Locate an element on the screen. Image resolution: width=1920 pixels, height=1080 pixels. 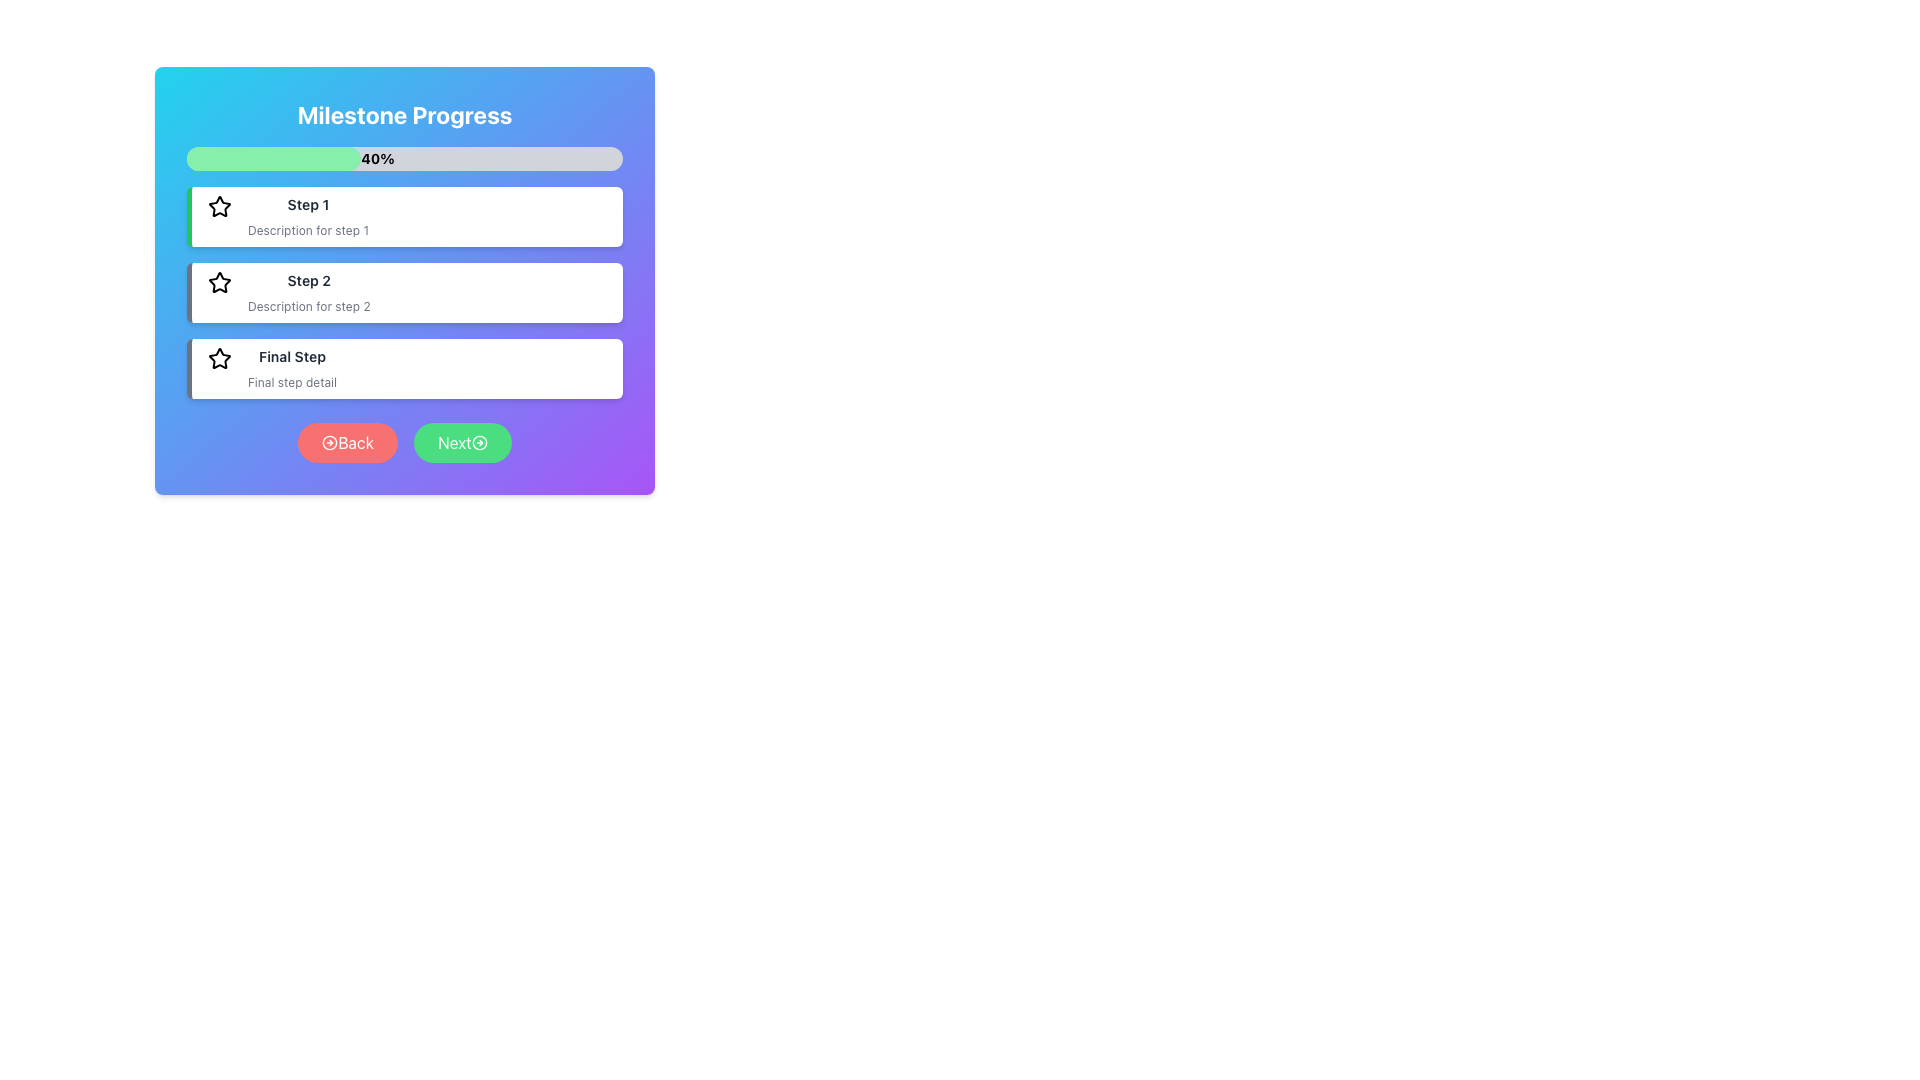
the star icon representing 'Step 1' in the milestone progress tracker is located at coordinates (220, 357).